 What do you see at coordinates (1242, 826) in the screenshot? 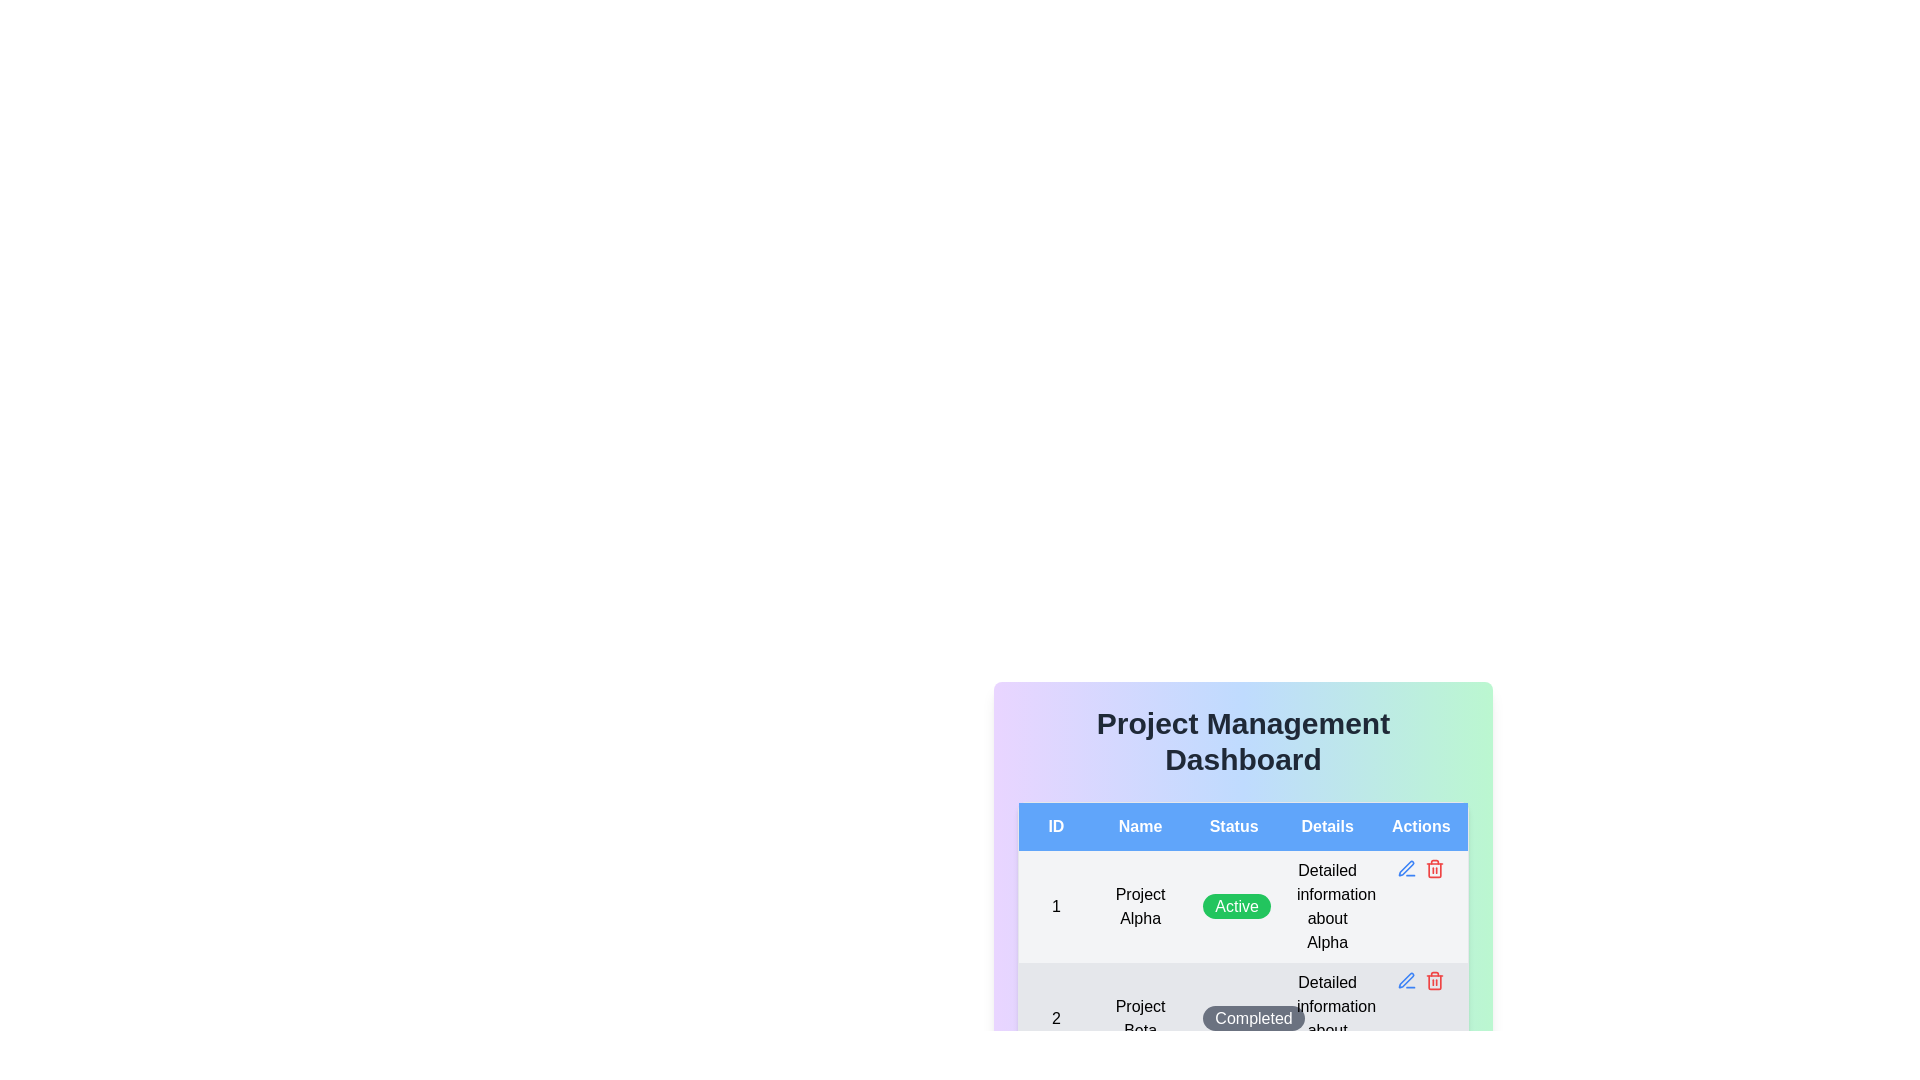
I see `text contents of the table header row with a blue background and white text, containing the headers 'ID', 'Name', 'Status', 'Details', and 'Actions'` at bounding box center [1242, 826].